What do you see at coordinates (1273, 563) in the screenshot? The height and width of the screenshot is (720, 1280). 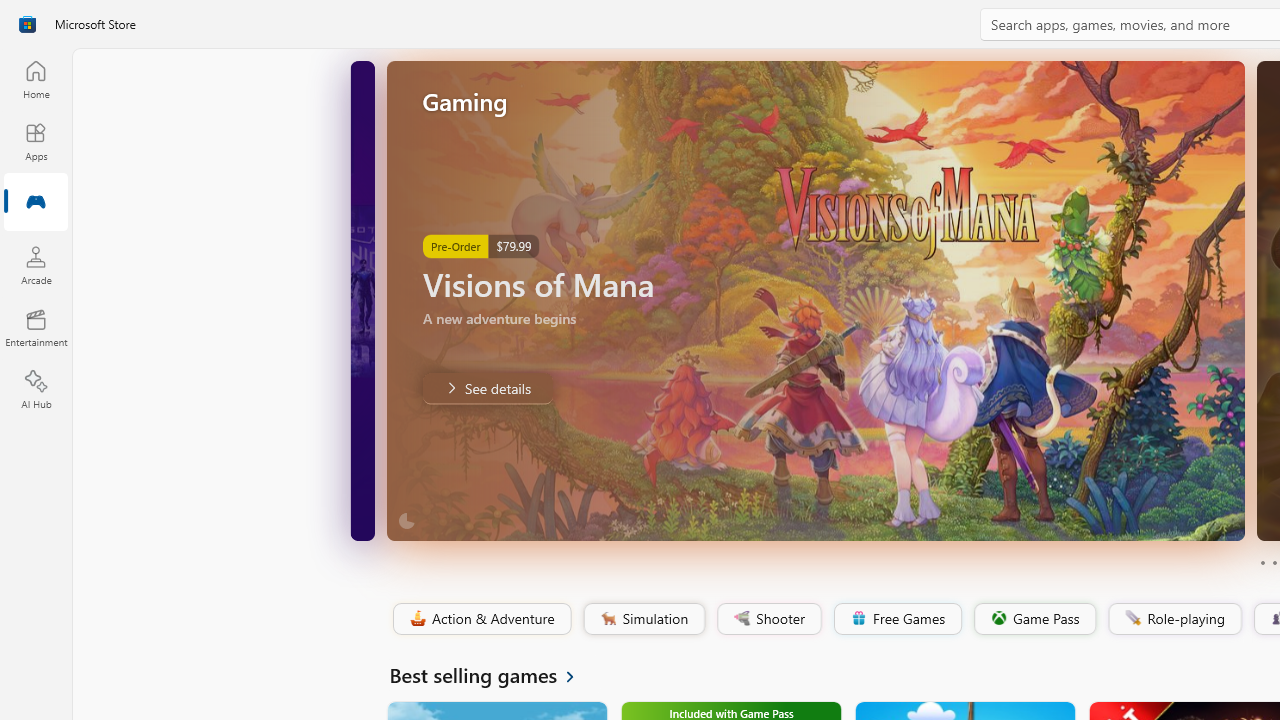 I see `'Page 2'` at bounding box center [1273, 563].